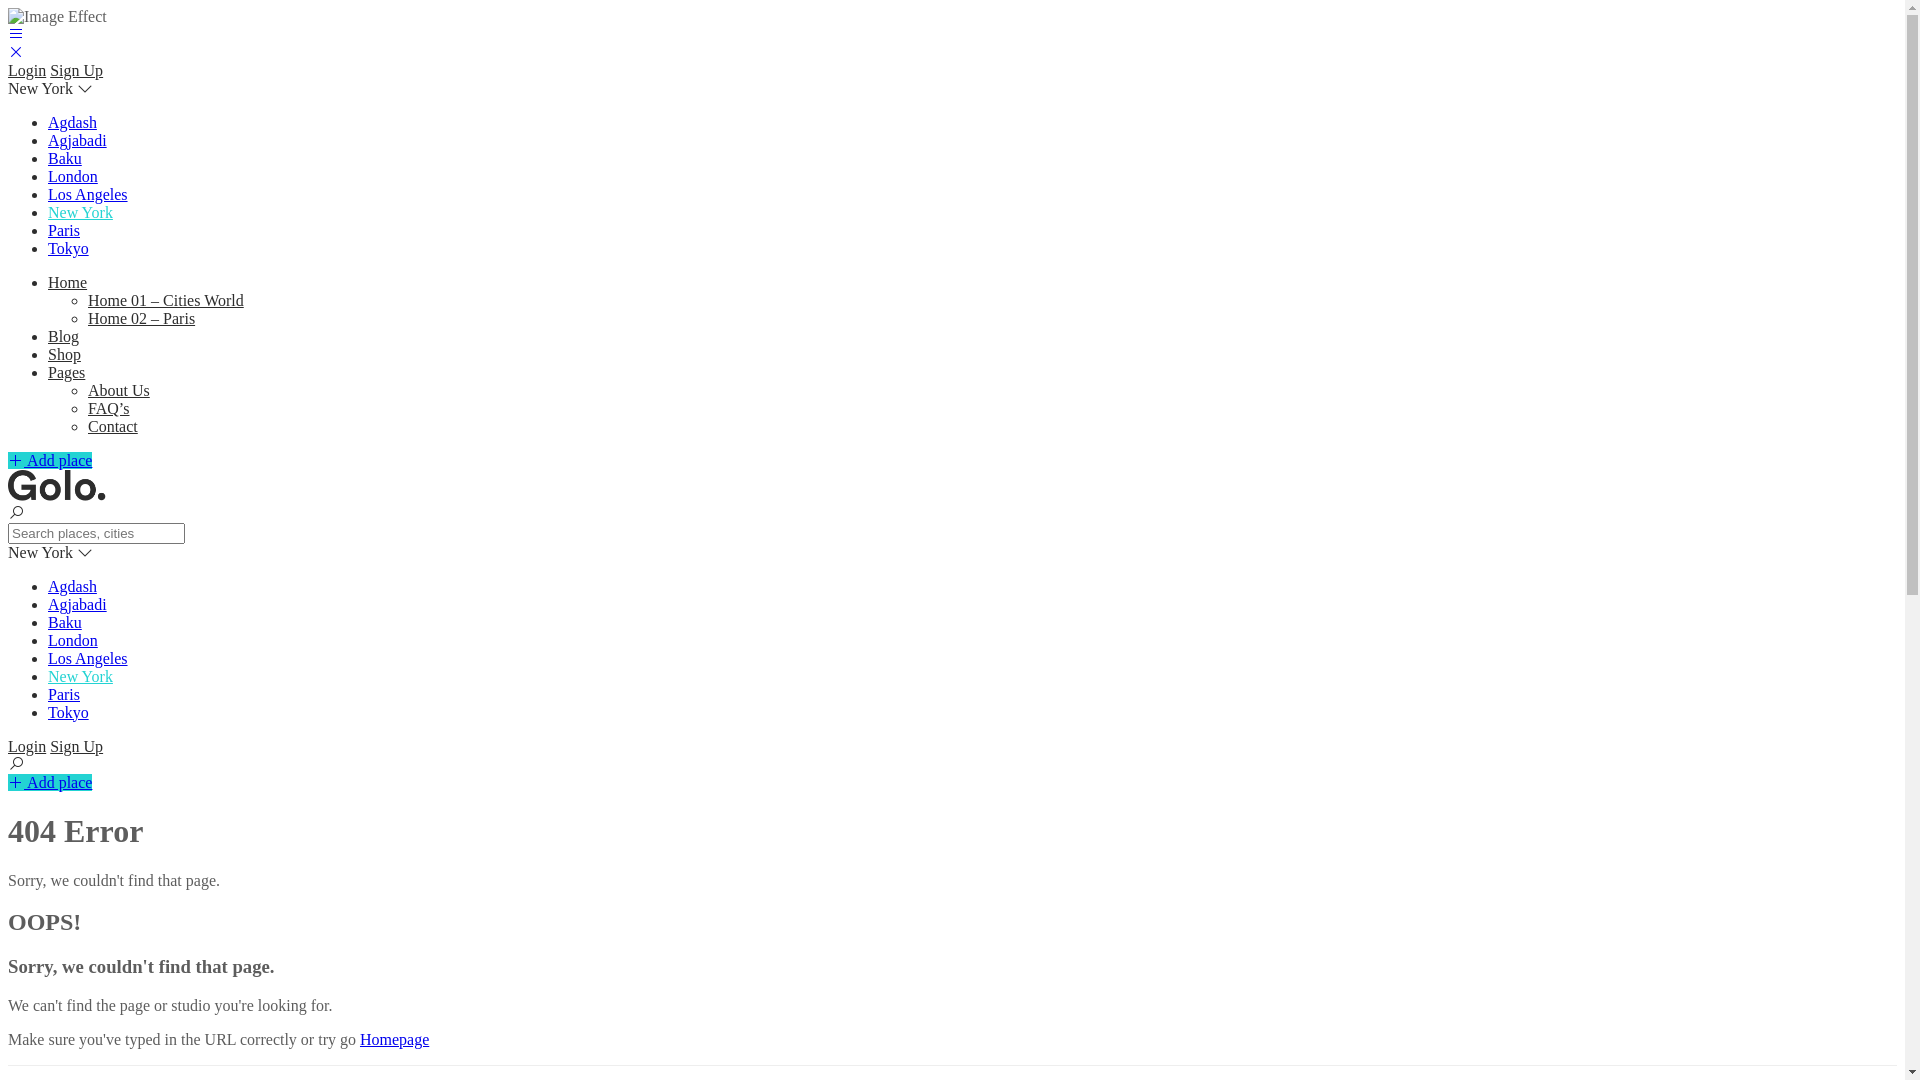 The image size is (1920, 1080). I want to click on 'New York', so click(80, 675).